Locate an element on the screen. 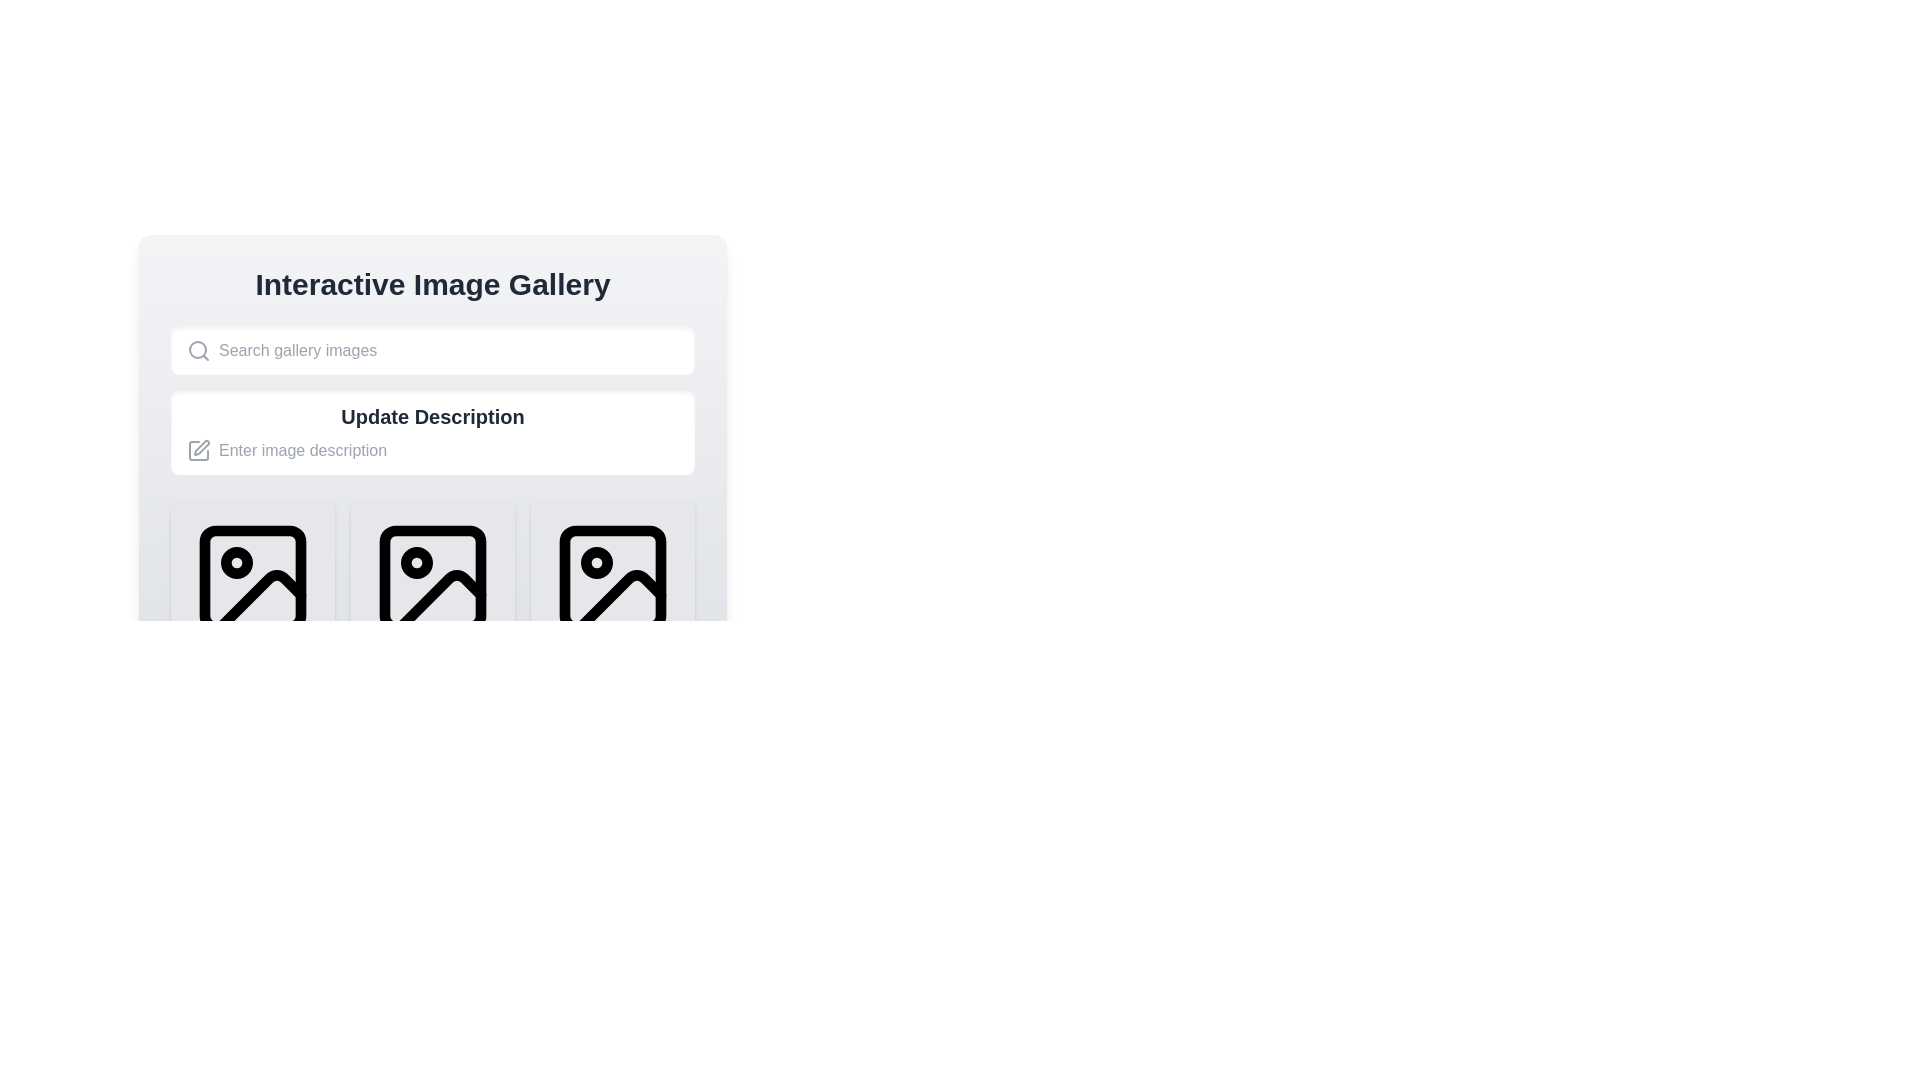 Image resolution: width=1920 pixels, height=1080 pixels. the graphical rectangle that represents a detail of the photo icon located in the top-left segment of the photo icon, which is the first icon in a row of three below 'Interactive Image Gallery' and the search bar is located at coordinates (252, 578).